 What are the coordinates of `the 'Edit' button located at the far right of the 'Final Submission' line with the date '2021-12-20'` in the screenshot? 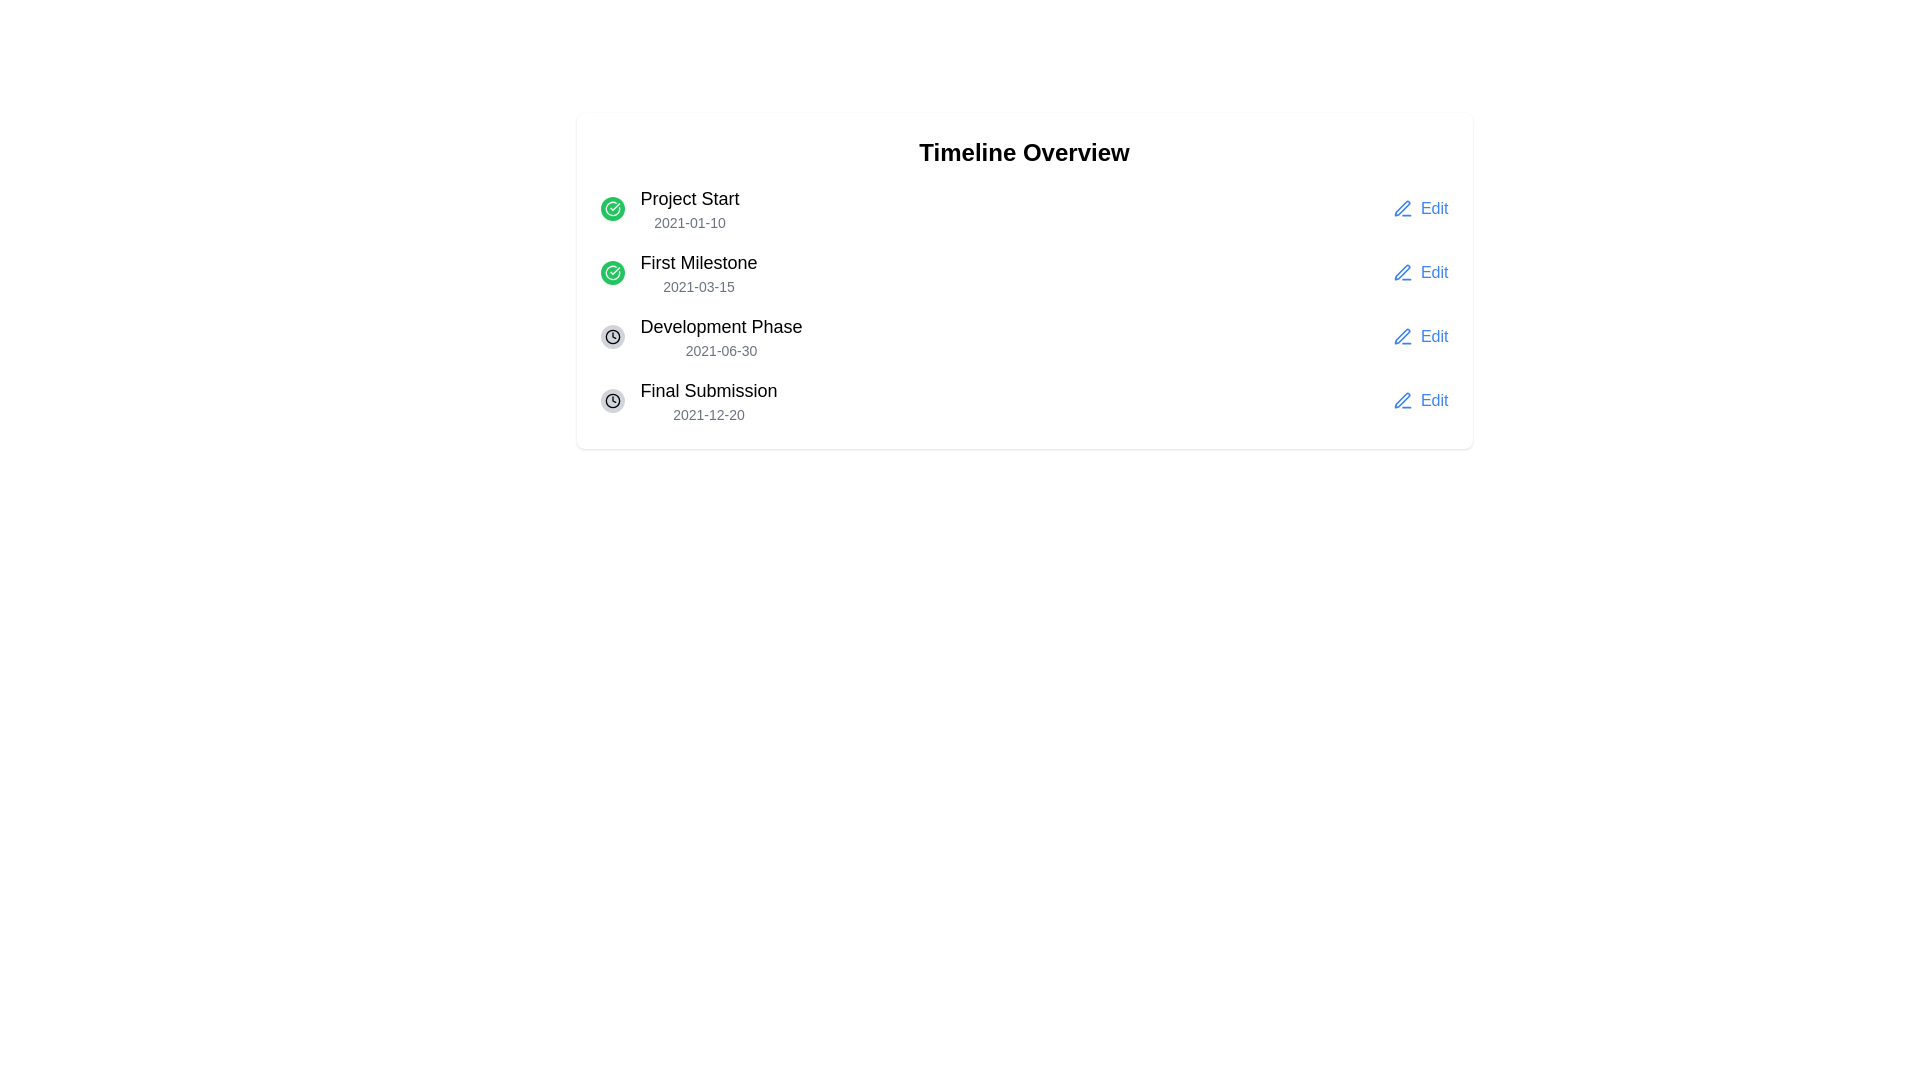 It's located at (1419, 401).